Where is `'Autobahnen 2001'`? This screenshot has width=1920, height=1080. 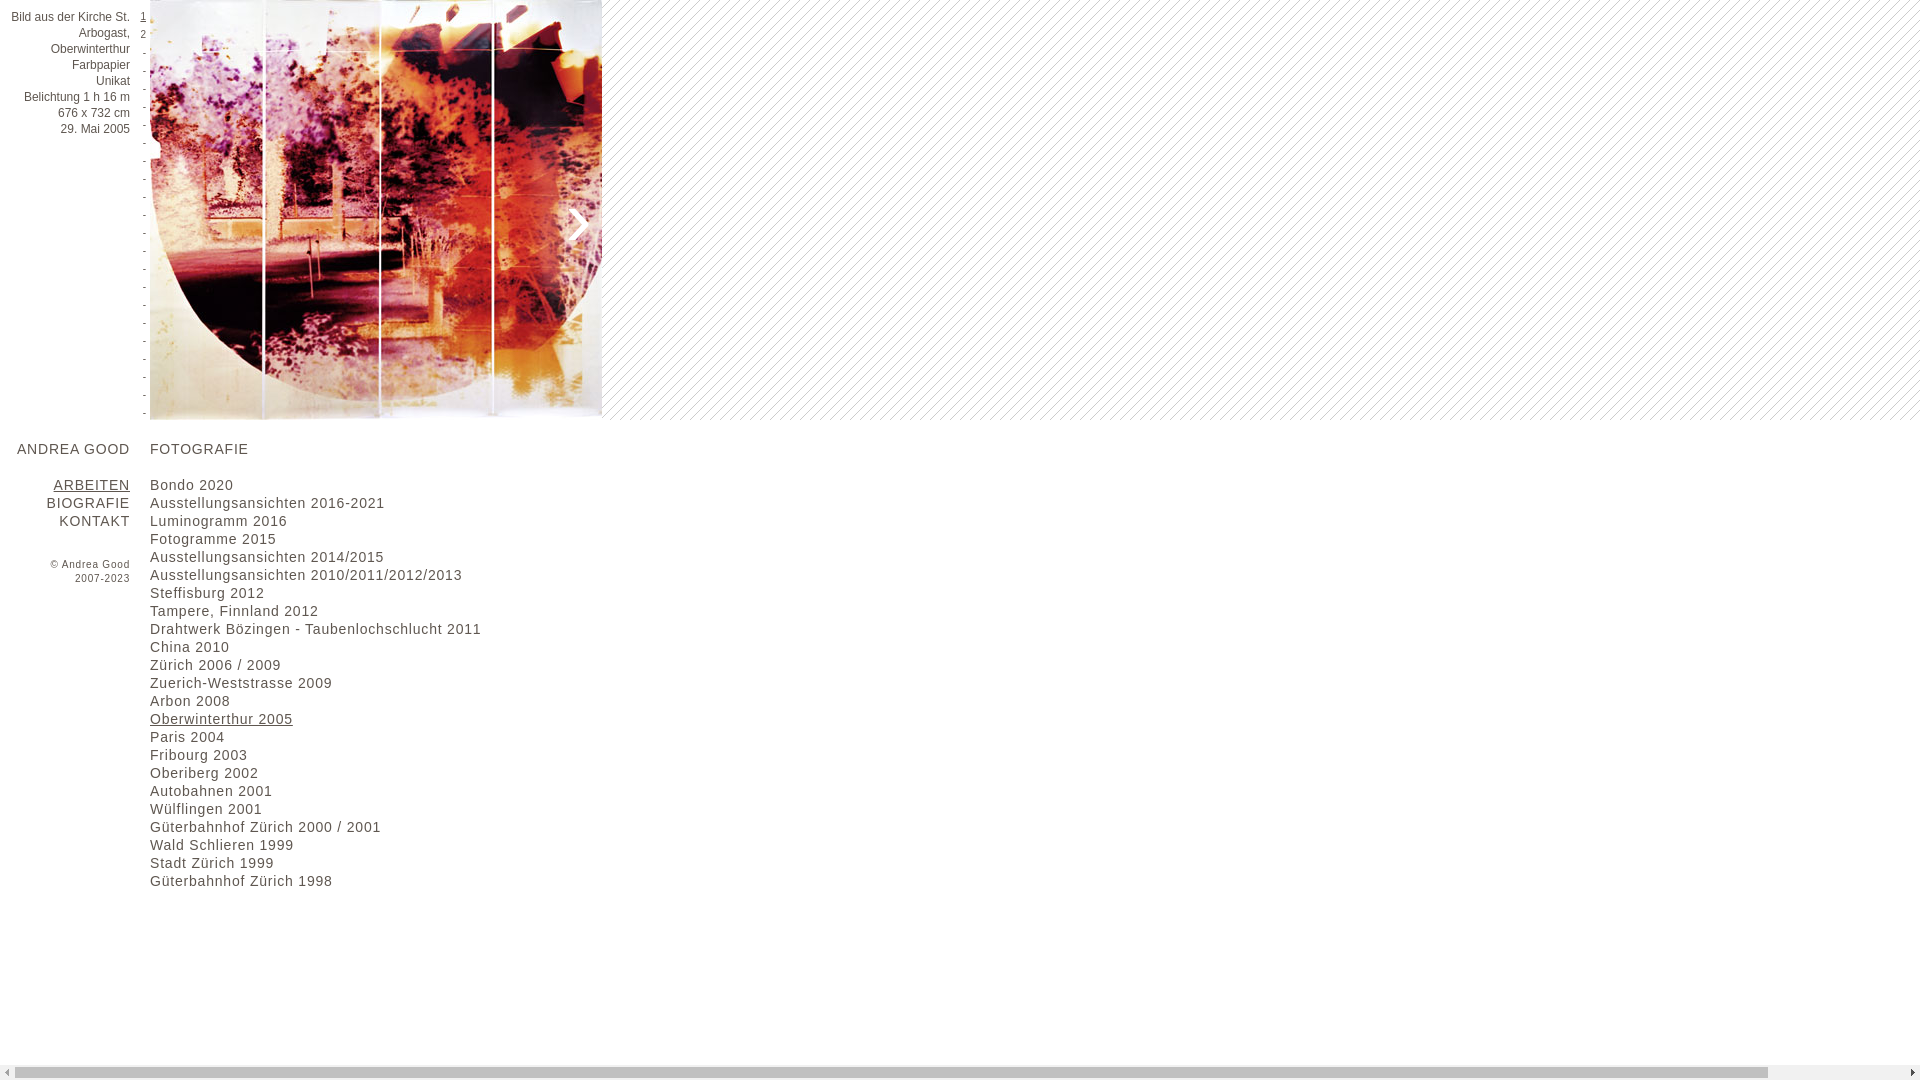 'Autobahnen 2001' is located at coordinates (211, 789).